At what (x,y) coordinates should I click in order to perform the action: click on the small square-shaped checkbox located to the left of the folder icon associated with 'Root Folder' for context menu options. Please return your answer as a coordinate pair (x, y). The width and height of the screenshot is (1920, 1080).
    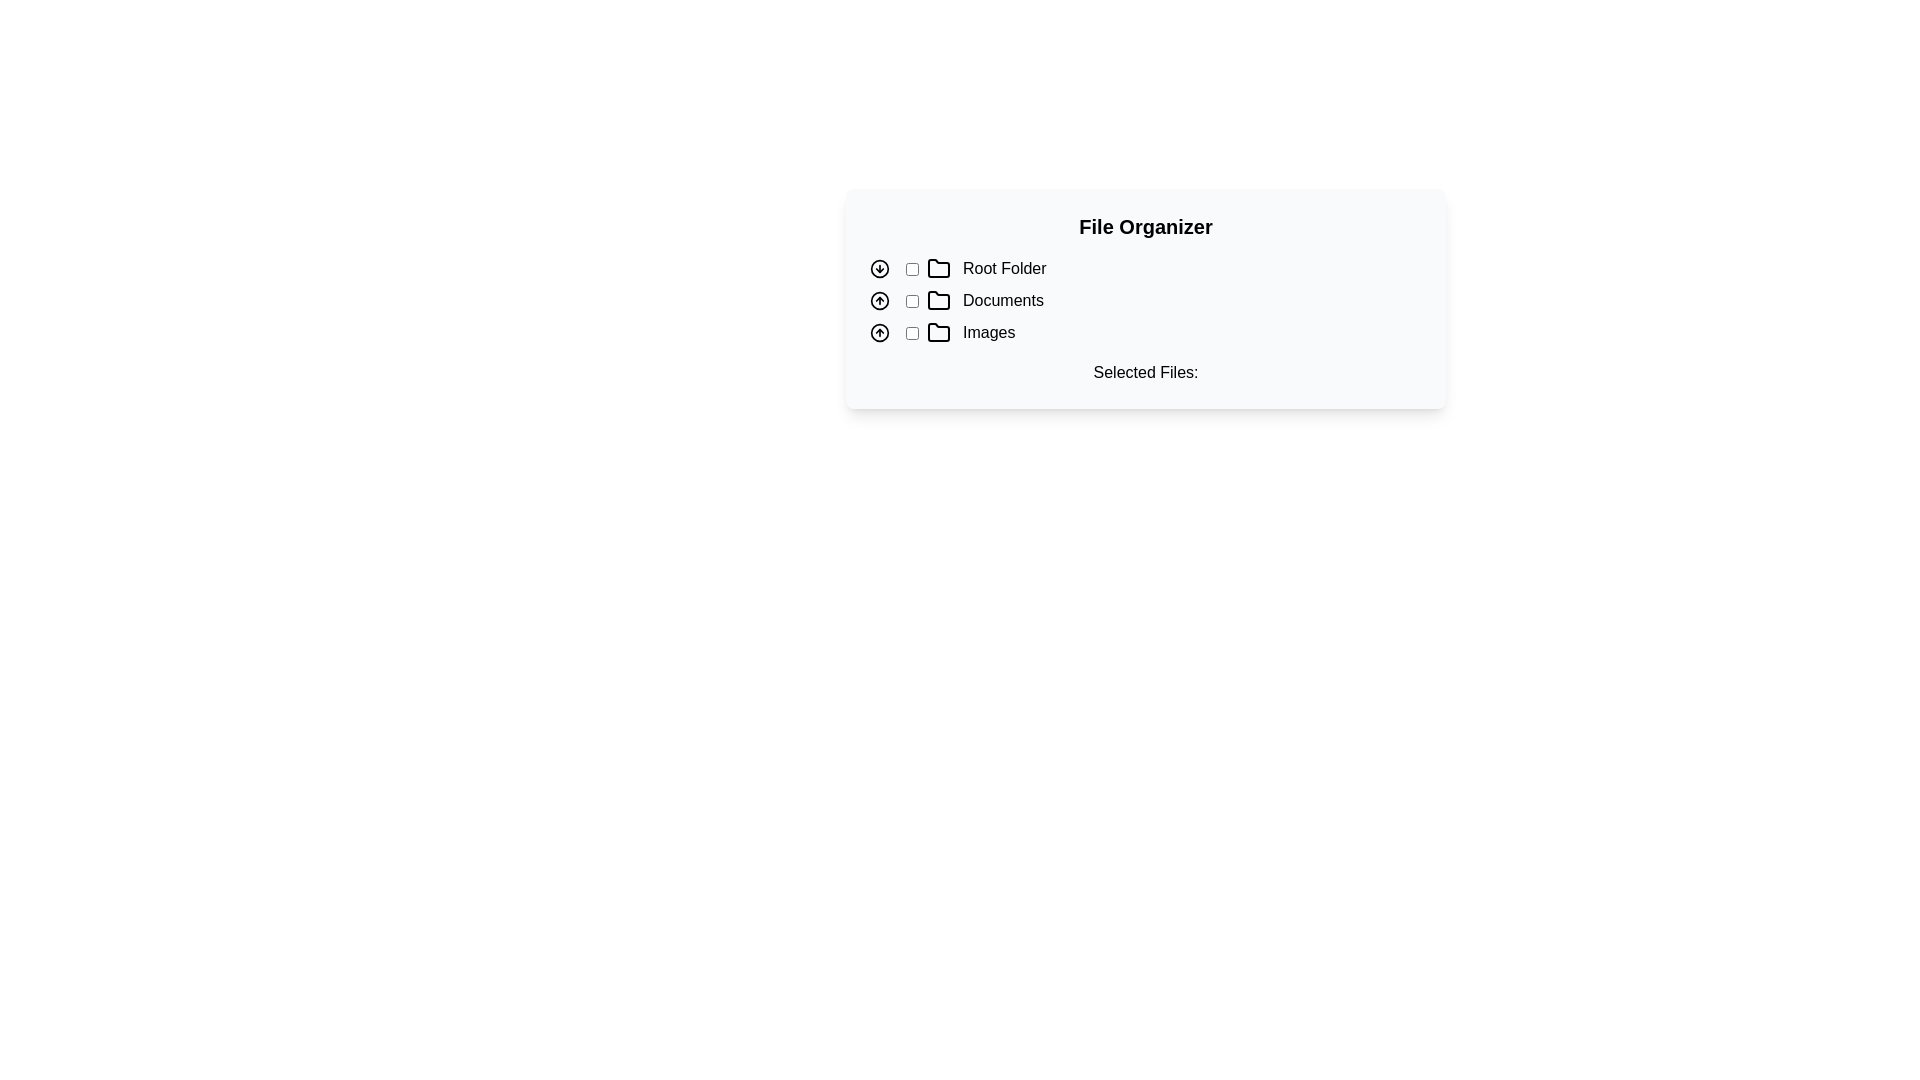
    Looking at the image, I should click on (911, 268).